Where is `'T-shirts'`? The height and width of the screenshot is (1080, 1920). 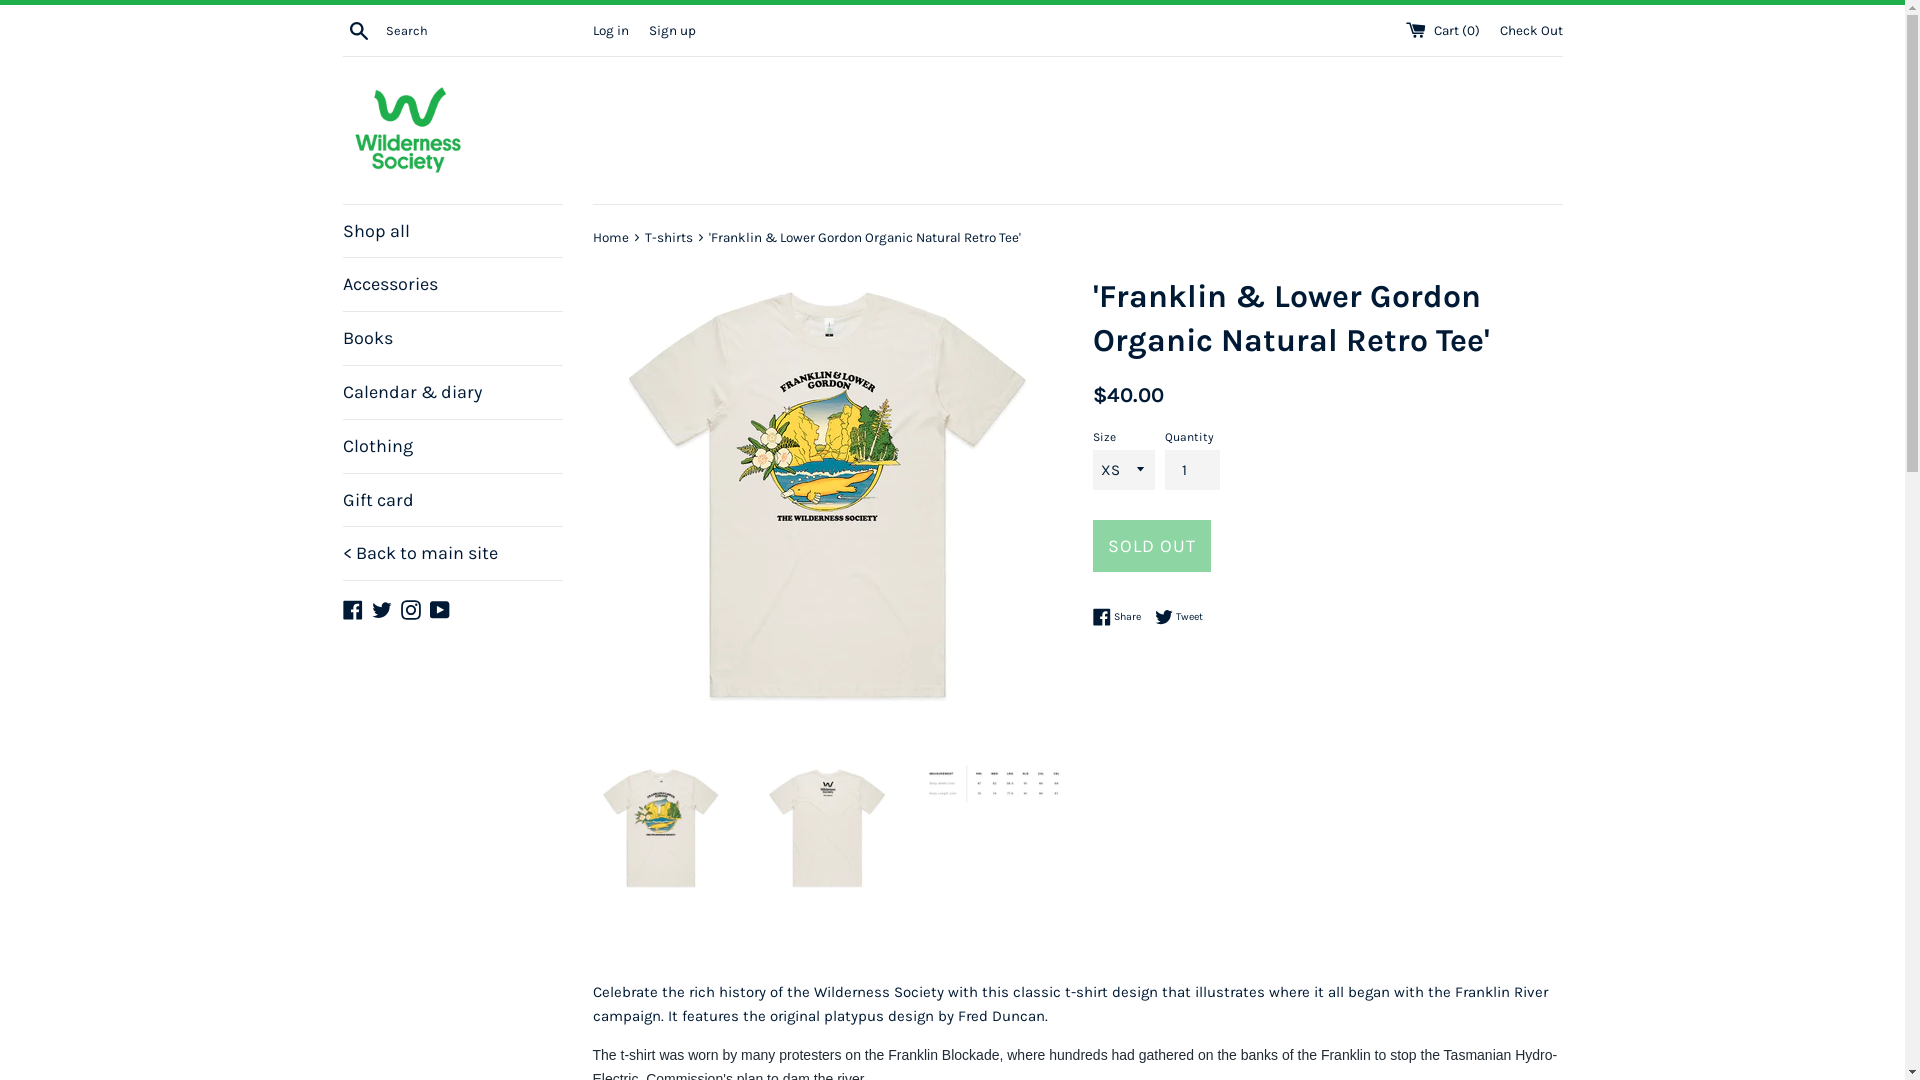
'T-shirts' is located at coordinates (669, 236).